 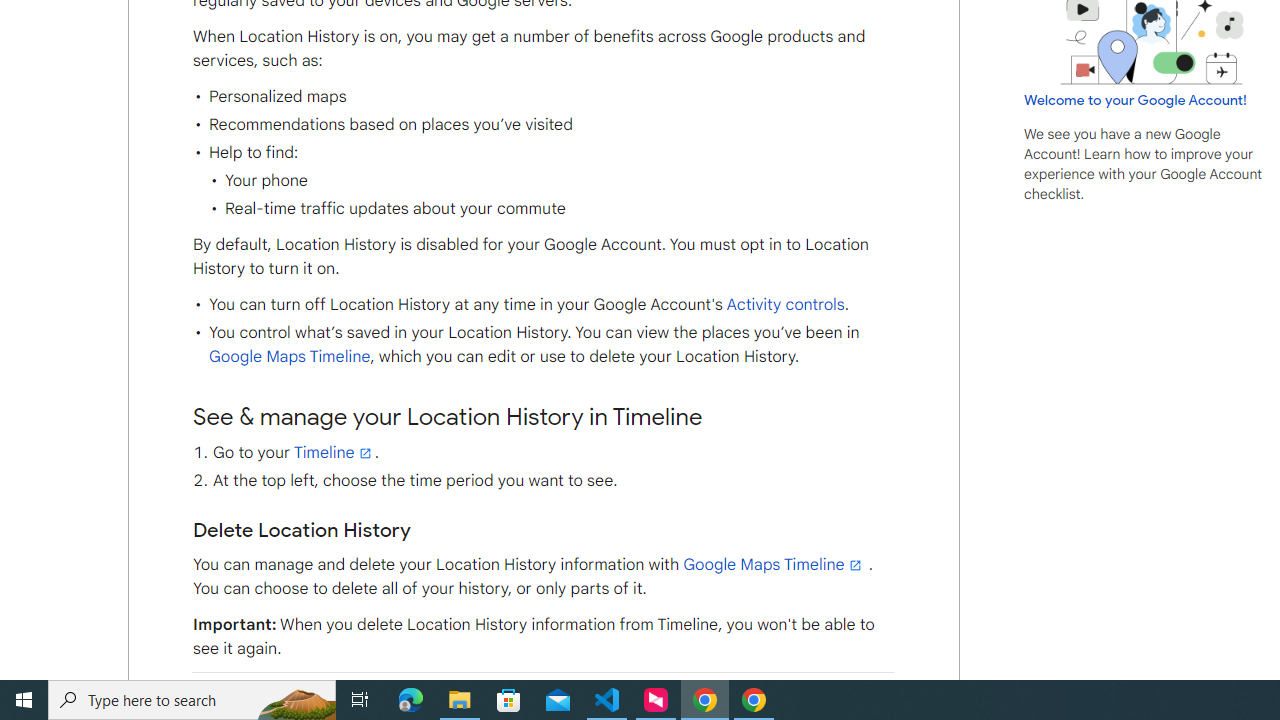 What do you see at coordinates (784, 305) in the screenshot?
I see `'Activity controls'` at bounding box center [784, 305].